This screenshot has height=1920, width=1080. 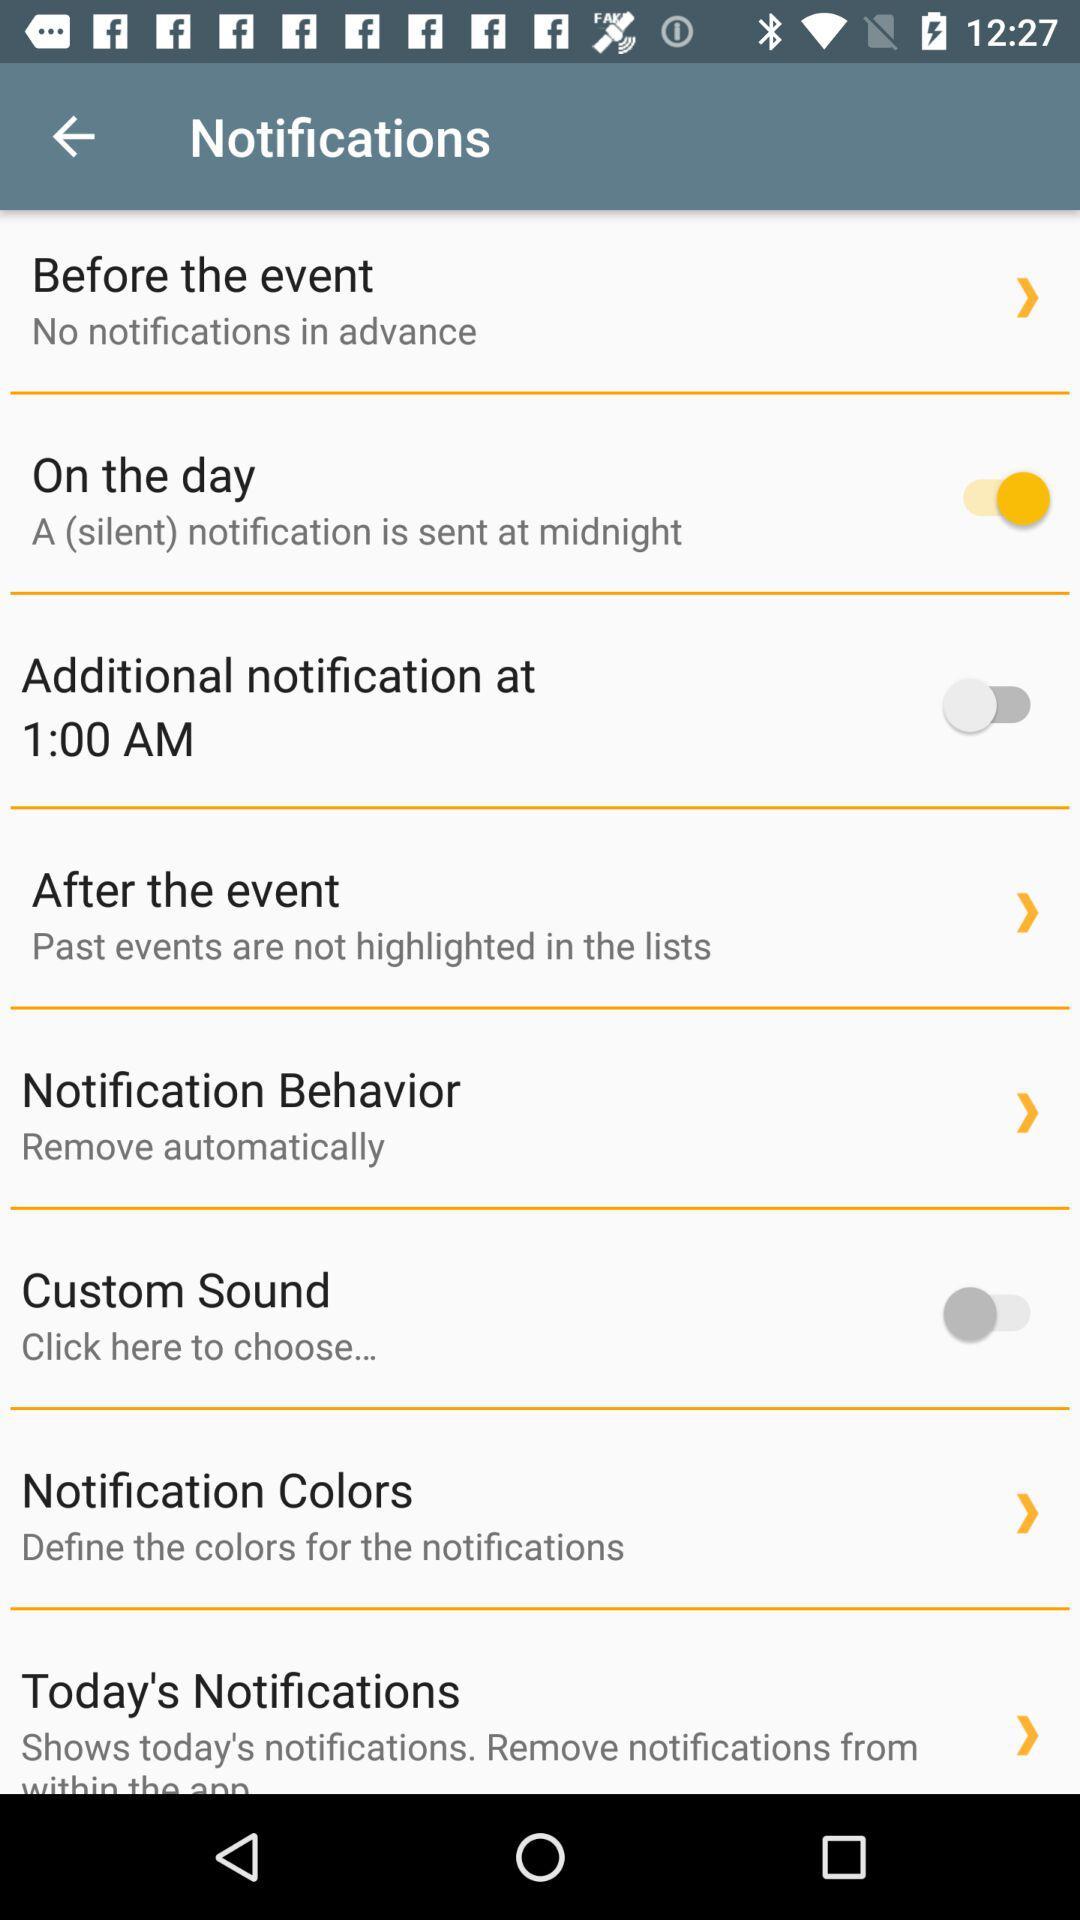 What do you see at coordinates (472, 1345) in the screenshot?
I see `choose custom sound` at bounding box center [472, 1345].